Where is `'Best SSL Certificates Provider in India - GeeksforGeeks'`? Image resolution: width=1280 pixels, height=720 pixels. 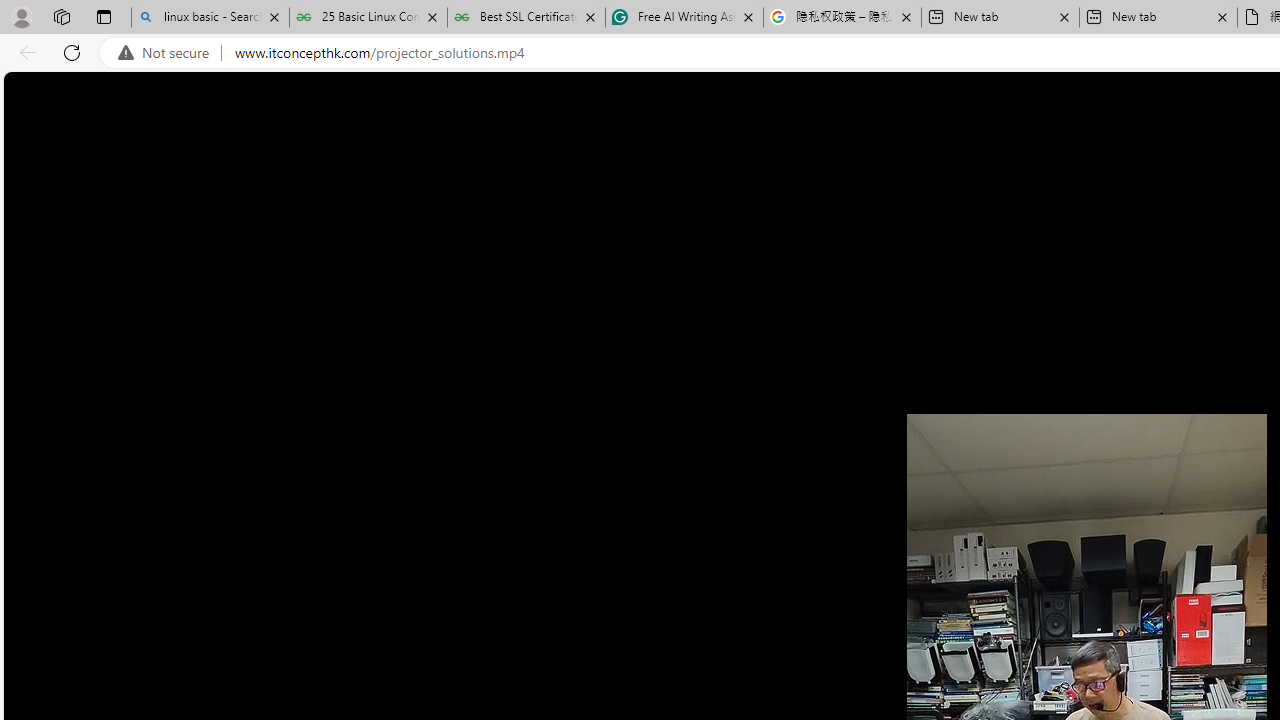
'Best SSL Certificates Provider in India - GeeksforGeeks' is located at coordinates (526, 17).